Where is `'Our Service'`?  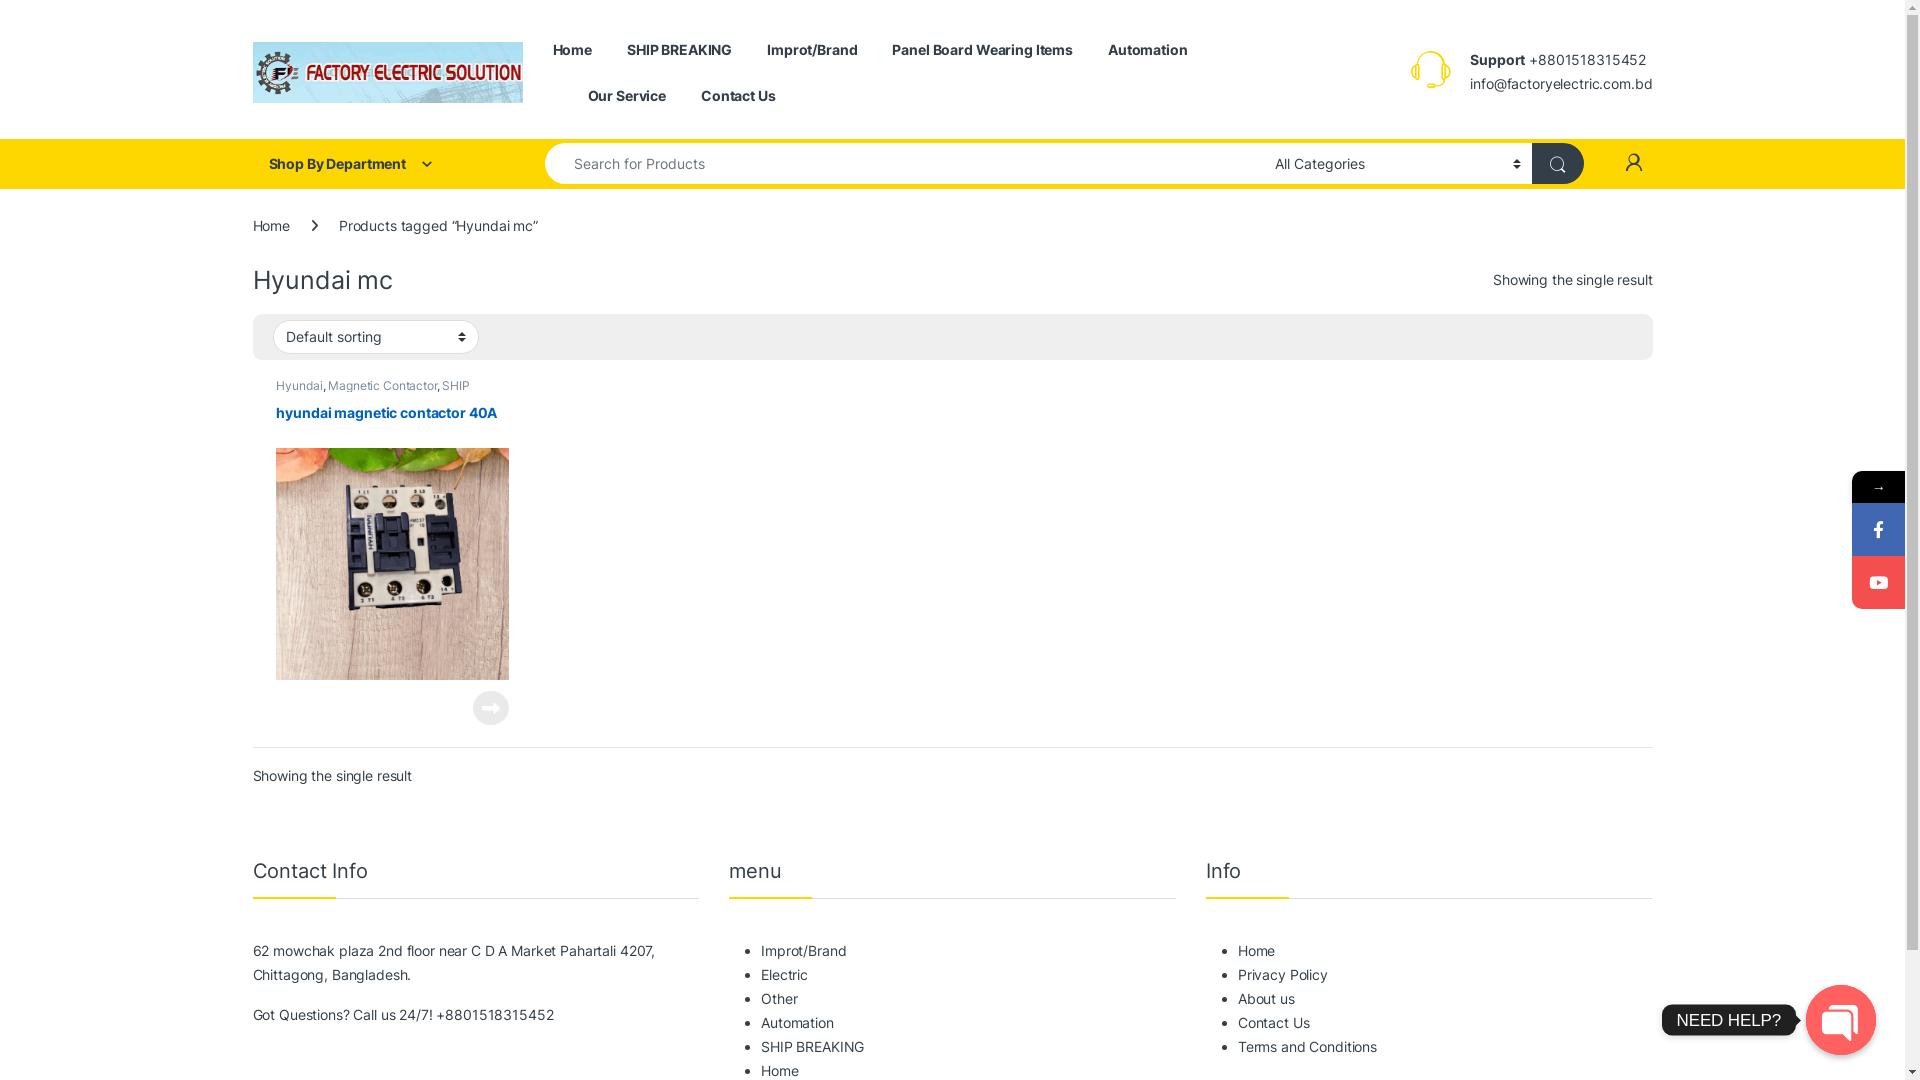 'Our Service' is located at coordinates (626, 96).